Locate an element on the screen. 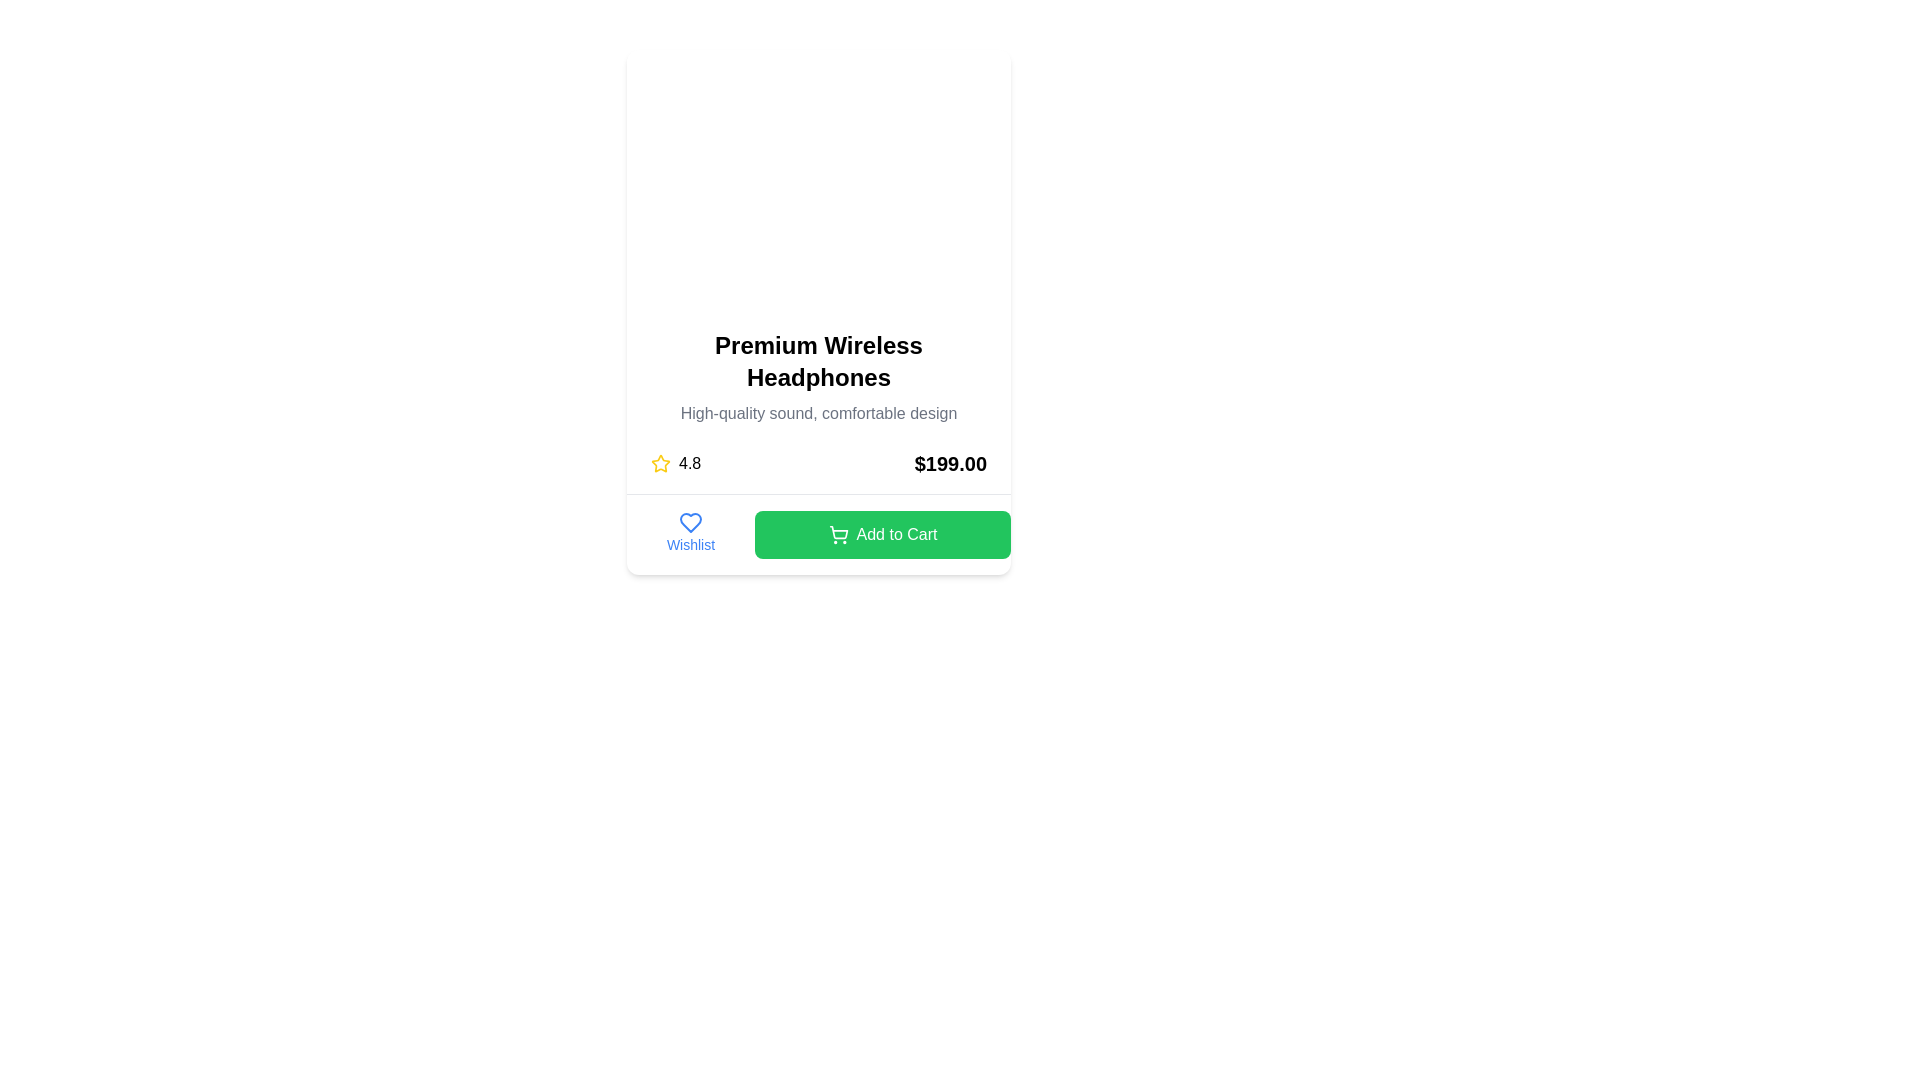 This screenshot has height=1080, width=1920. the heart icon located under the headline text 'Premium Wireless Headphones' in the wishlist section to mark the item as a favorite is located at coordinates (691, 522).